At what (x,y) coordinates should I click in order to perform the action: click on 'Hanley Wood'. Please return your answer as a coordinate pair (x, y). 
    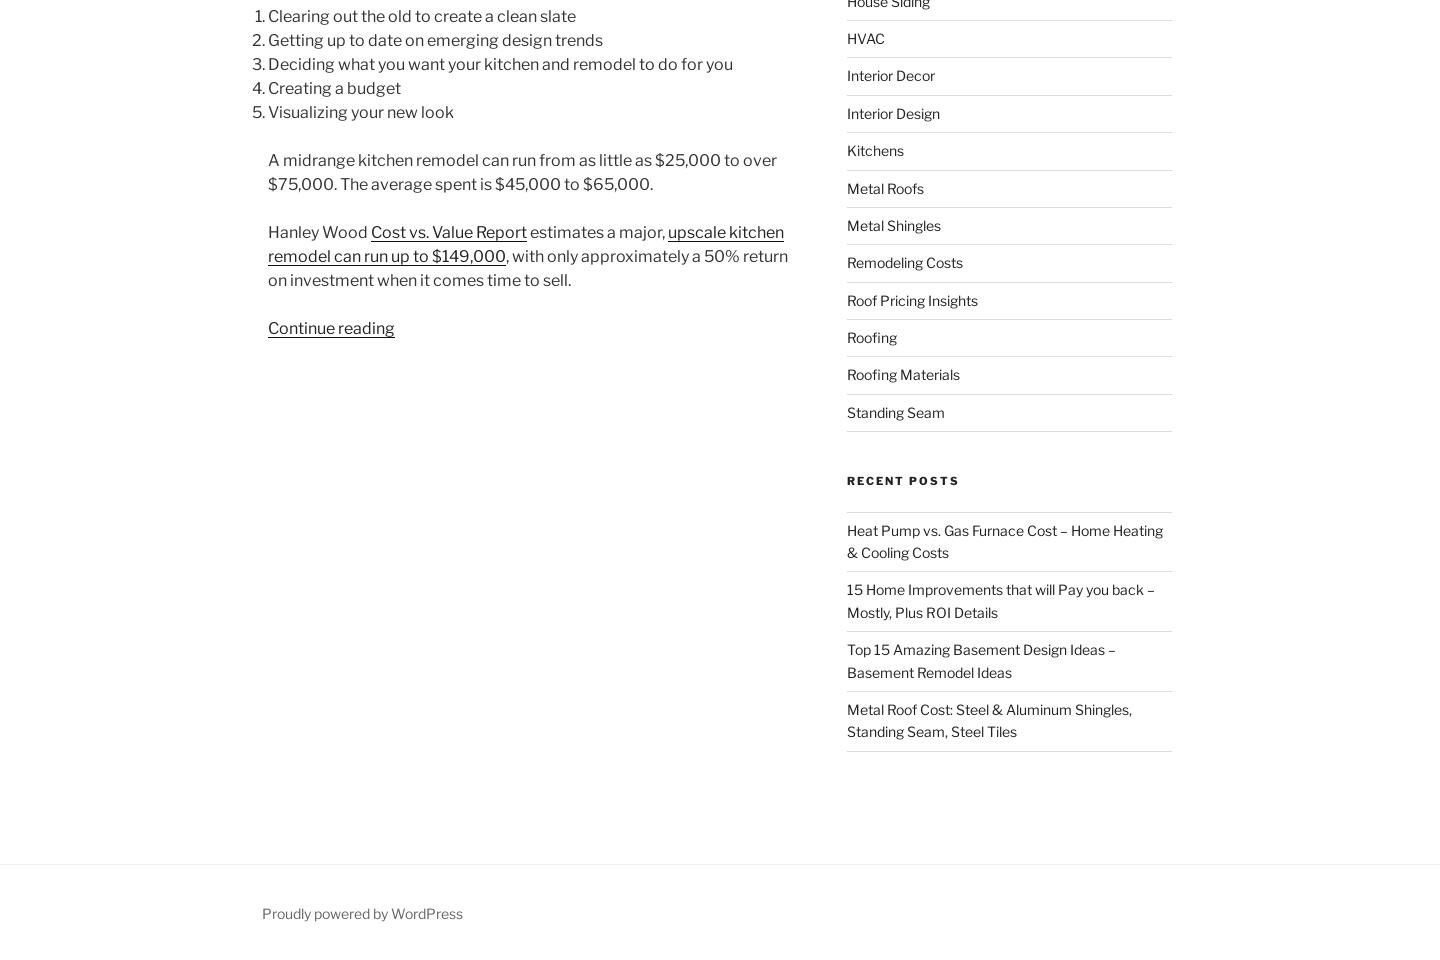
    Looking at the image, I should click on (319, 232).